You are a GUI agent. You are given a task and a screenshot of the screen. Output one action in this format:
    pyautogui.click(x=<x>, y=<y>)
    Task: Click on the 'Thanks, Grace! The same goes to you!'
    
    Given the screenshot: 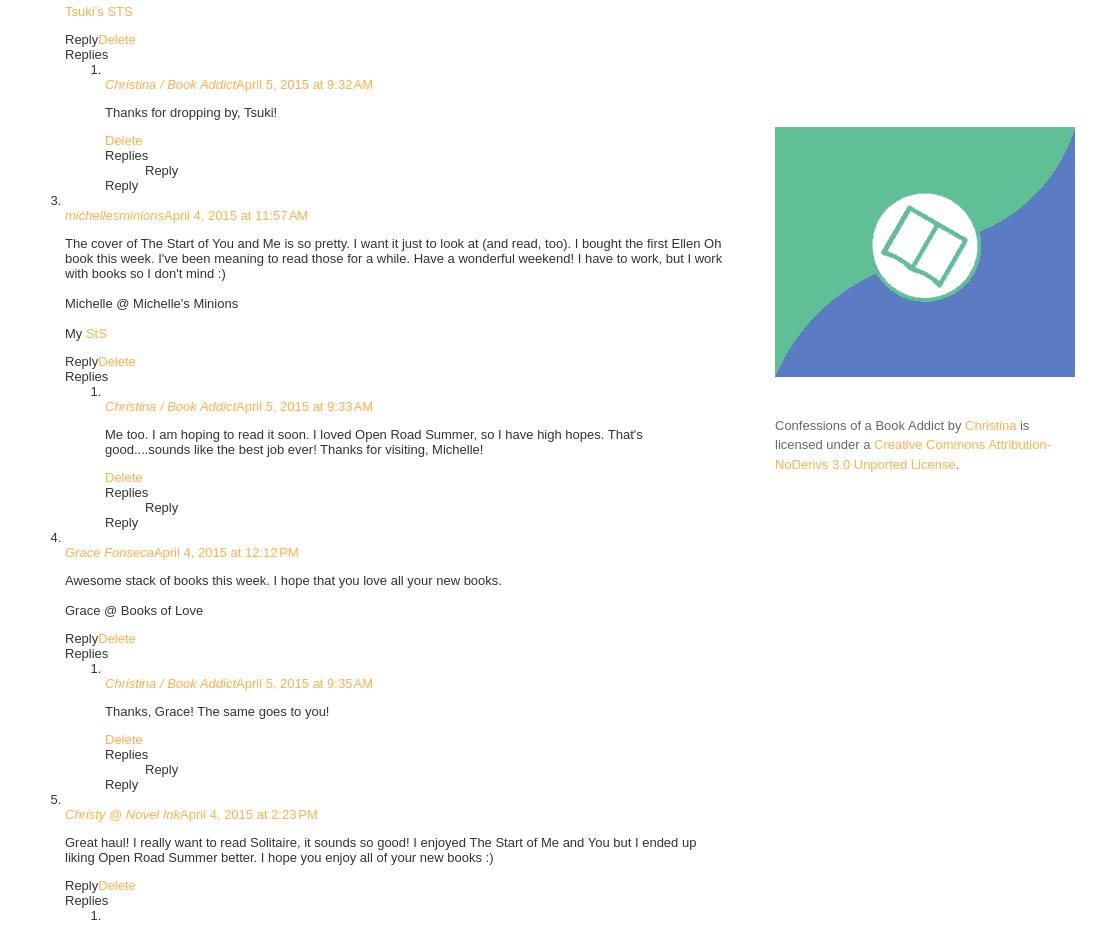 What is the action you would take?
    pyautogui.click(x=105, y=710)
    